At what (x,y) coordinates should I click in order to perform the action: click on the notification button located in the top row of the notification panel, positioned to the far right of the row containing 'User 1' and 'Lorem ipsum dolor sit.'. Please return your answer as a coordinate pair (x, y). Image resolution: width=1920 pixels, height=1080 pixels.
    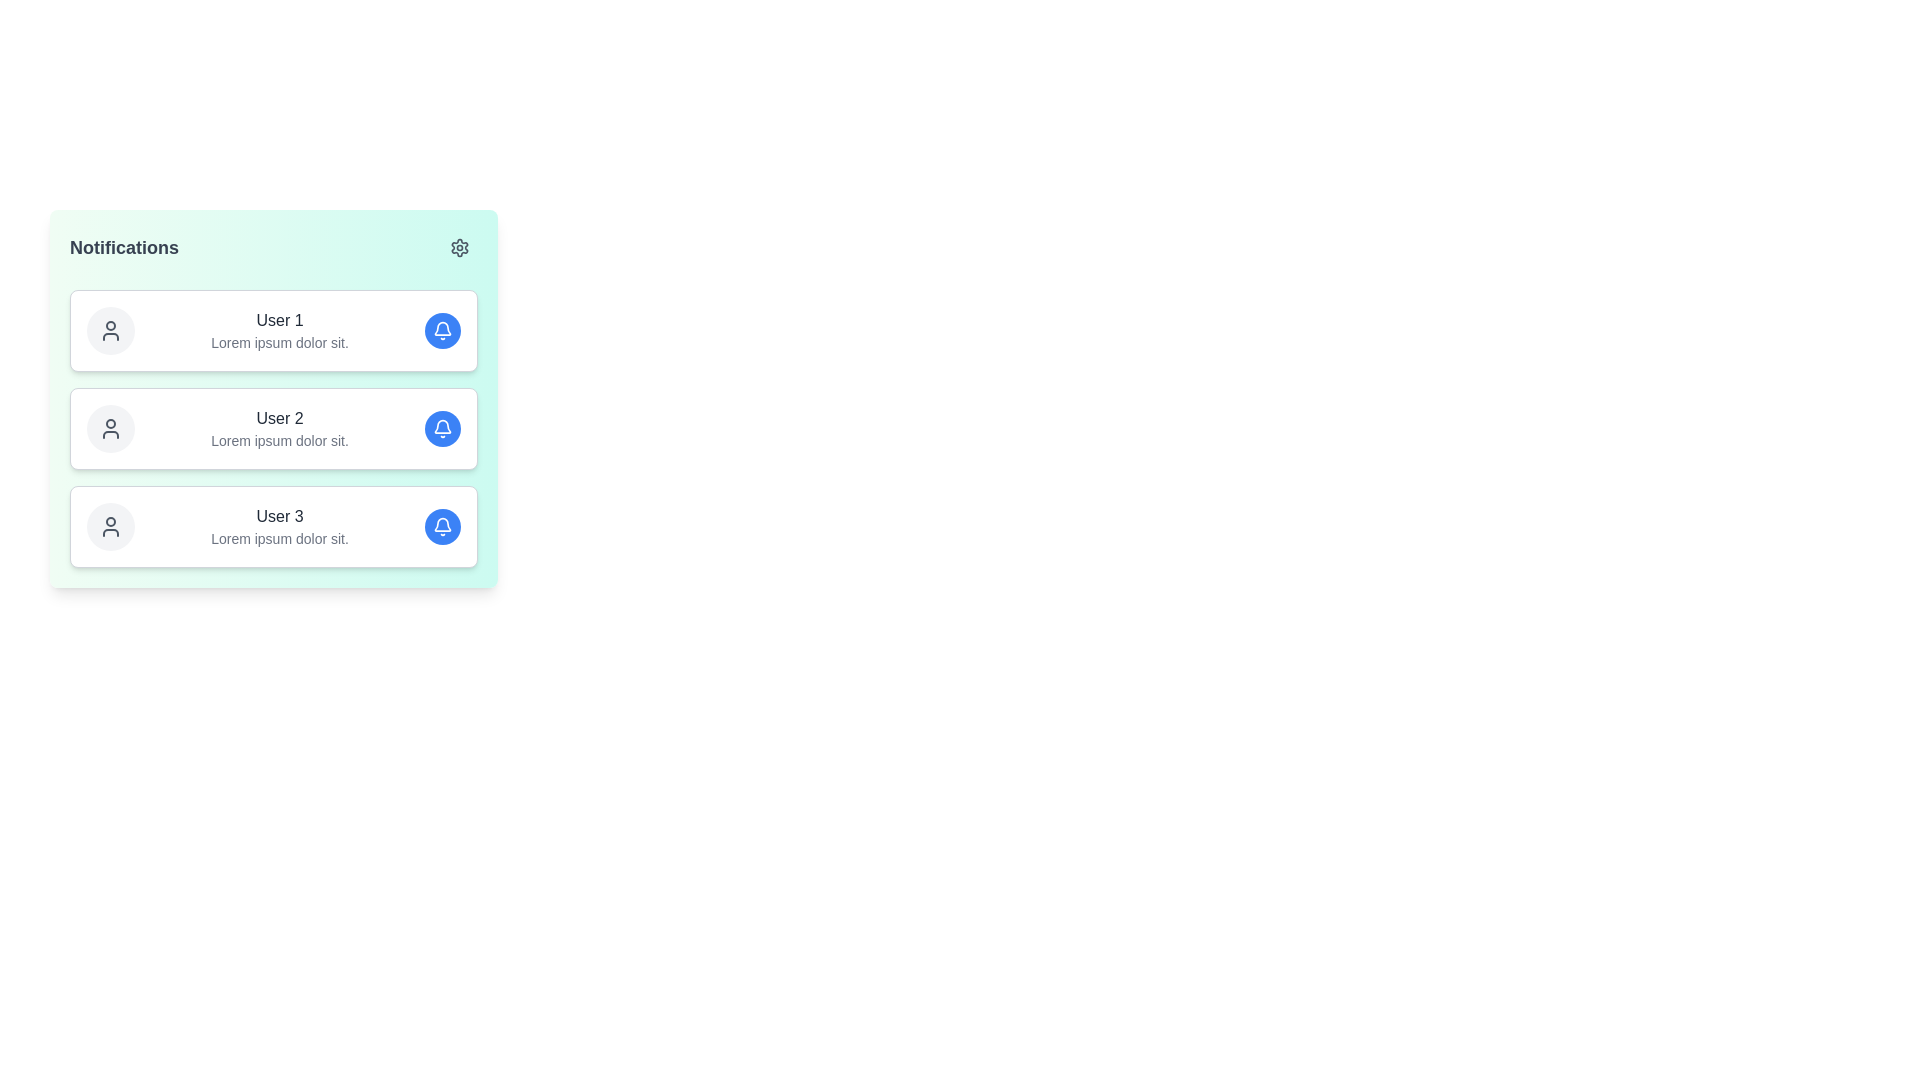
    Looking at the image, I should click on (441, 330).